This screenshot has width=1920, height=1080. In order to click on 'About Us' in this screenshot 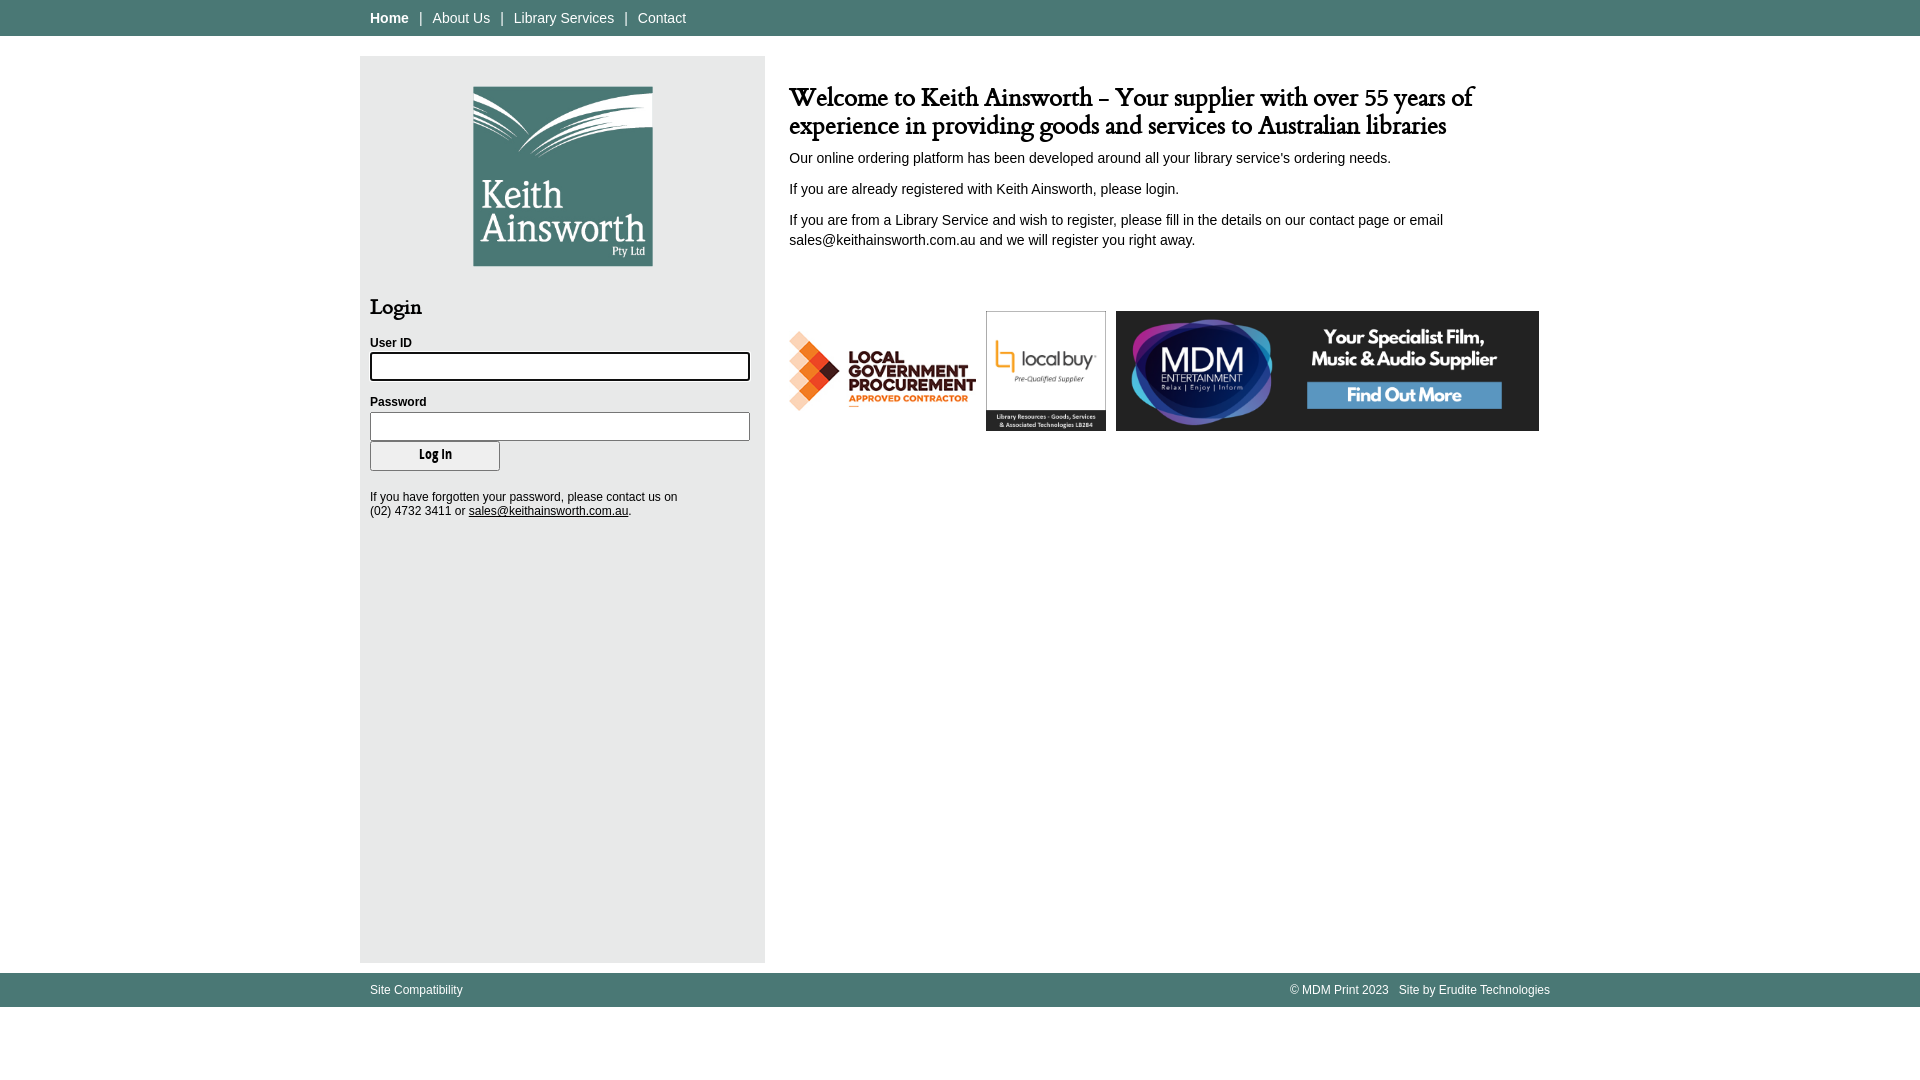, I will do `click(460, 18)`.